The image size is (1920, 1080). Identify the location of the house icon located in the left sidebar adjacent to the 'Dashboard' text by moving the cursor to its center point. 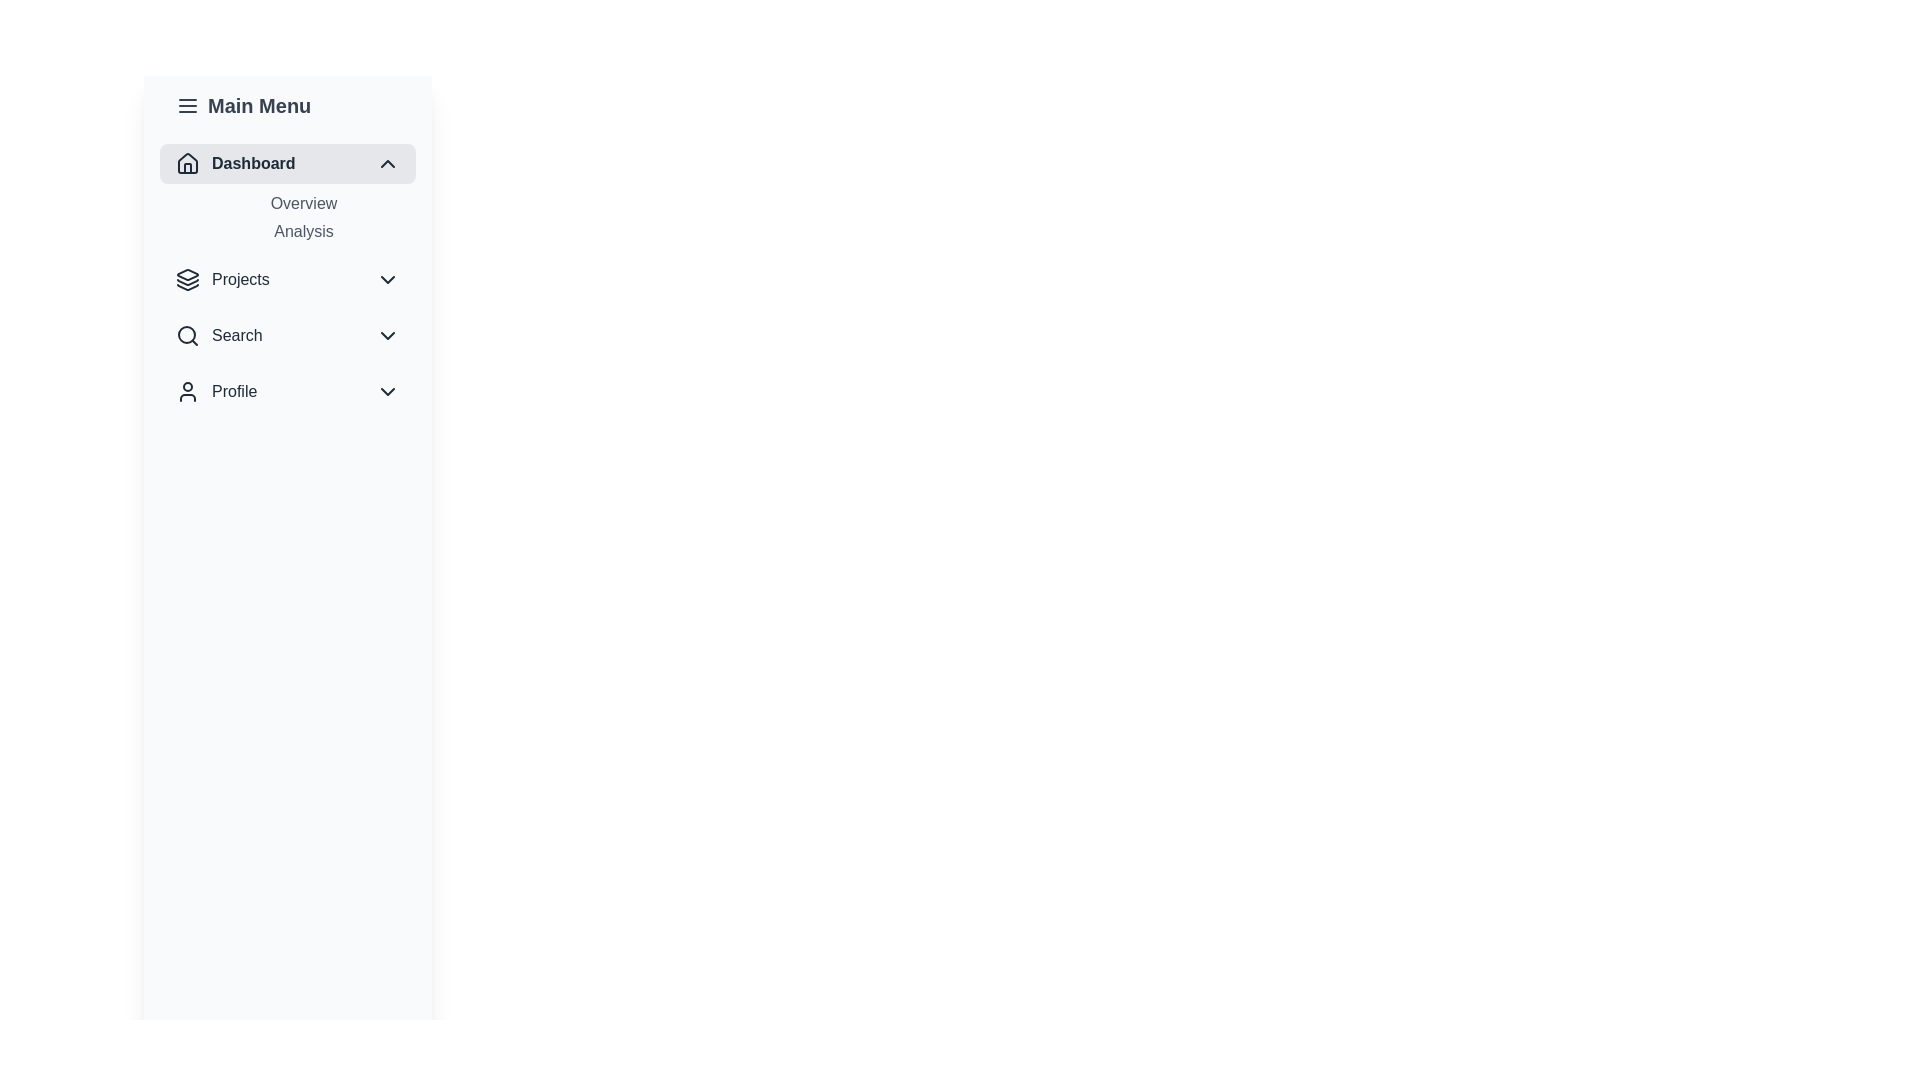
(187, 163).